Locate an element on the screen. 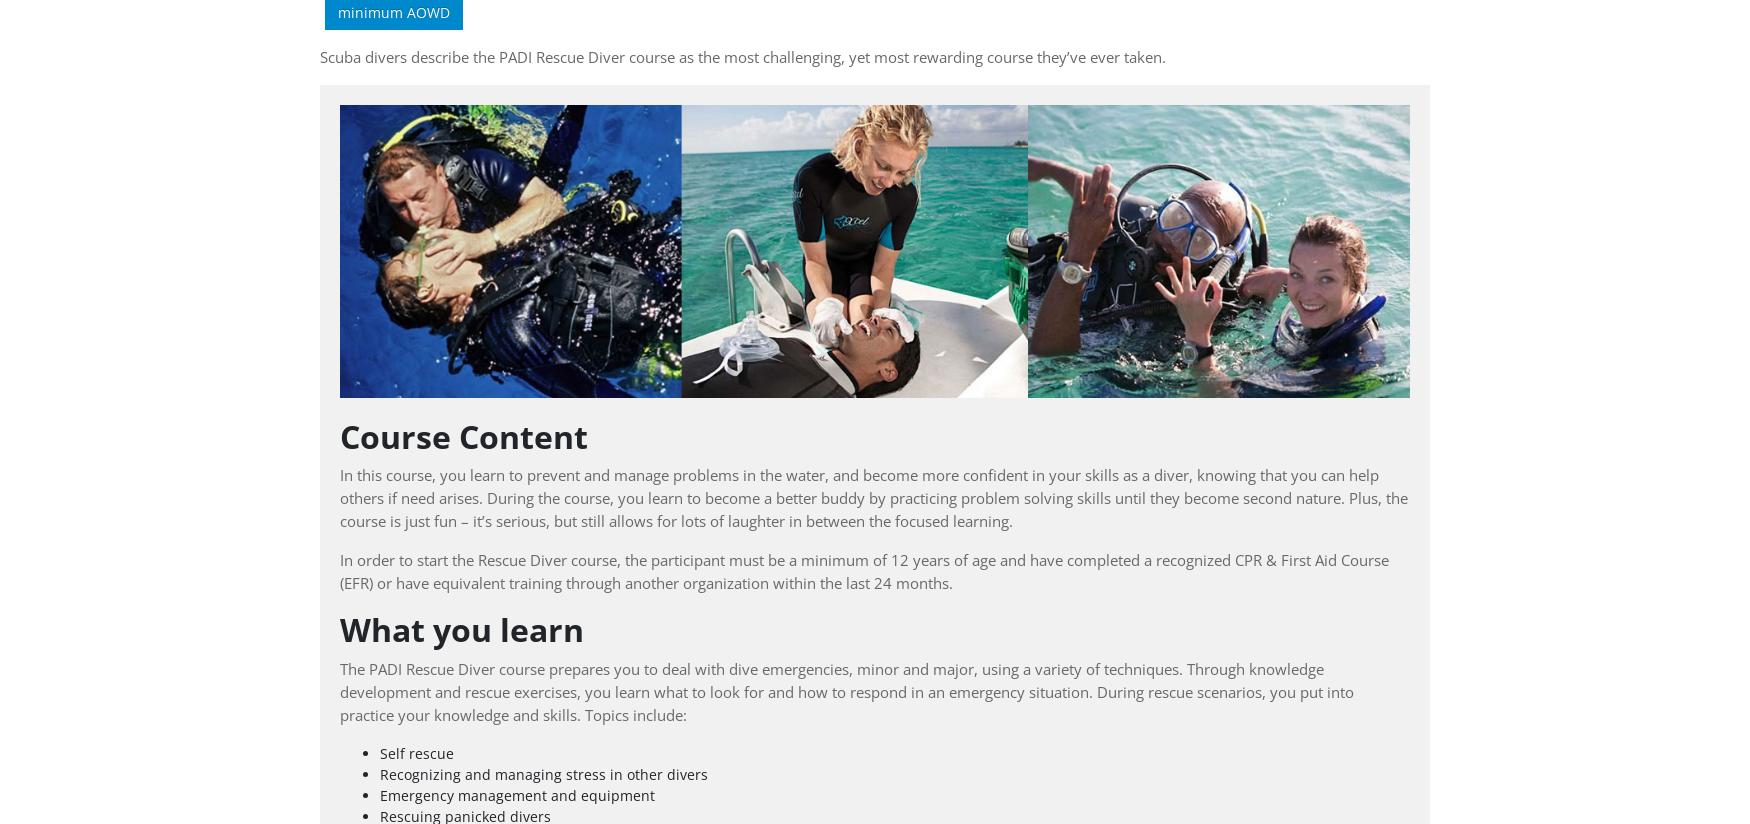  'minimum AOWD' is located at coordinates (392, 10).